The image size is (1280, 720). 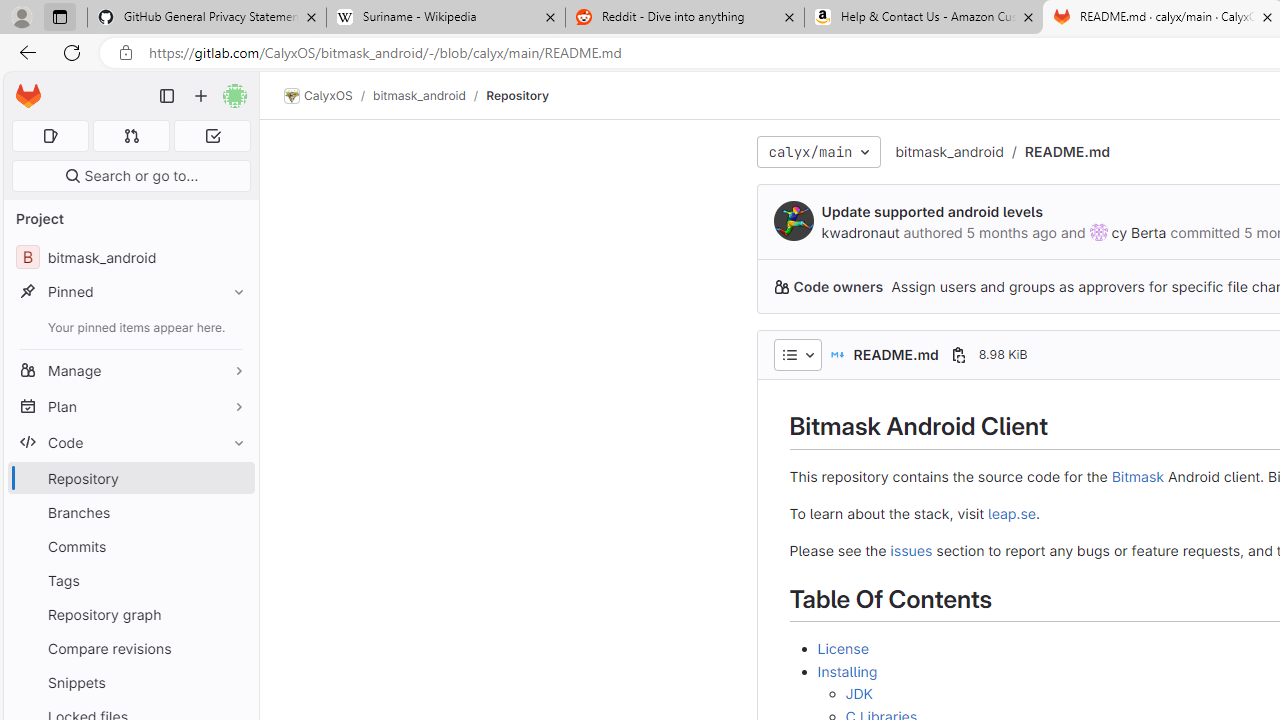 What do you see at coordinates (948, 150) in the screenshot?
I see `'bitmask_android'` at bounding box center [948, 150].